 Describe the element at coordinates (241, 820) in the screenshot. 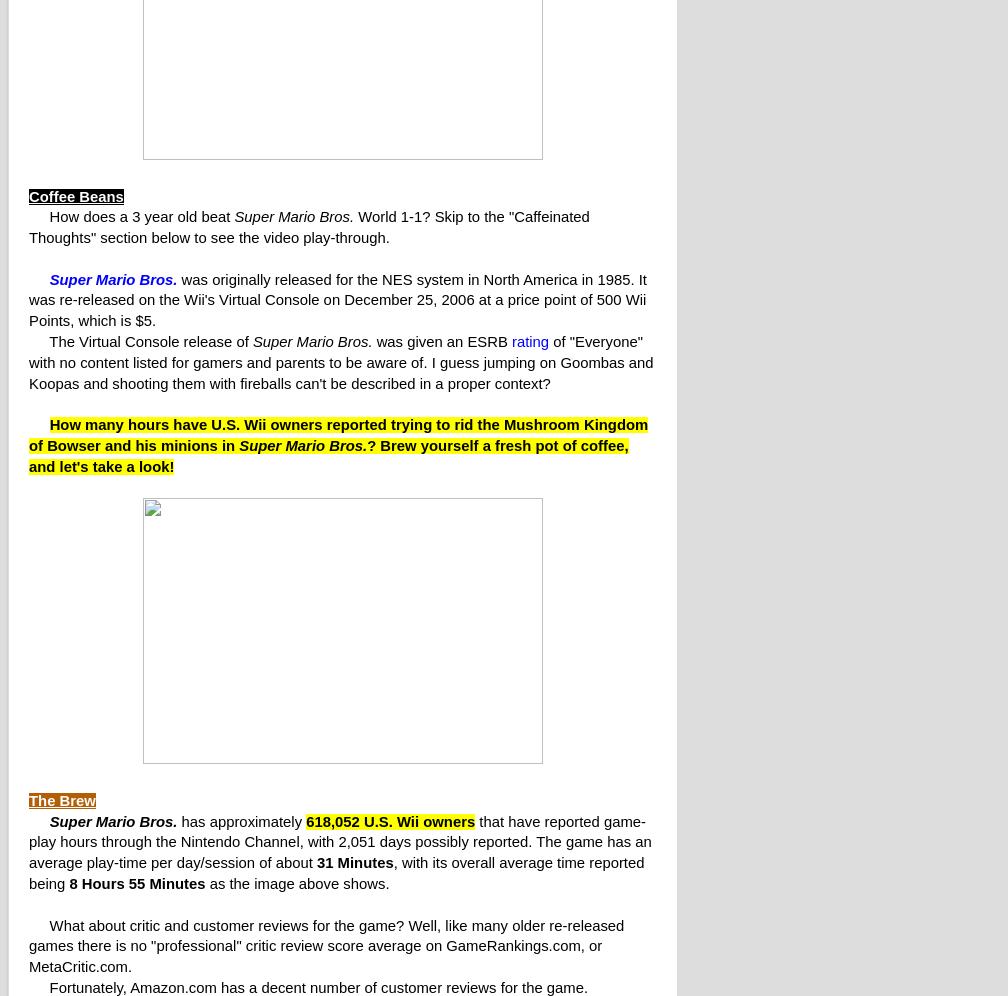

I see `'has approximately'` at that location.